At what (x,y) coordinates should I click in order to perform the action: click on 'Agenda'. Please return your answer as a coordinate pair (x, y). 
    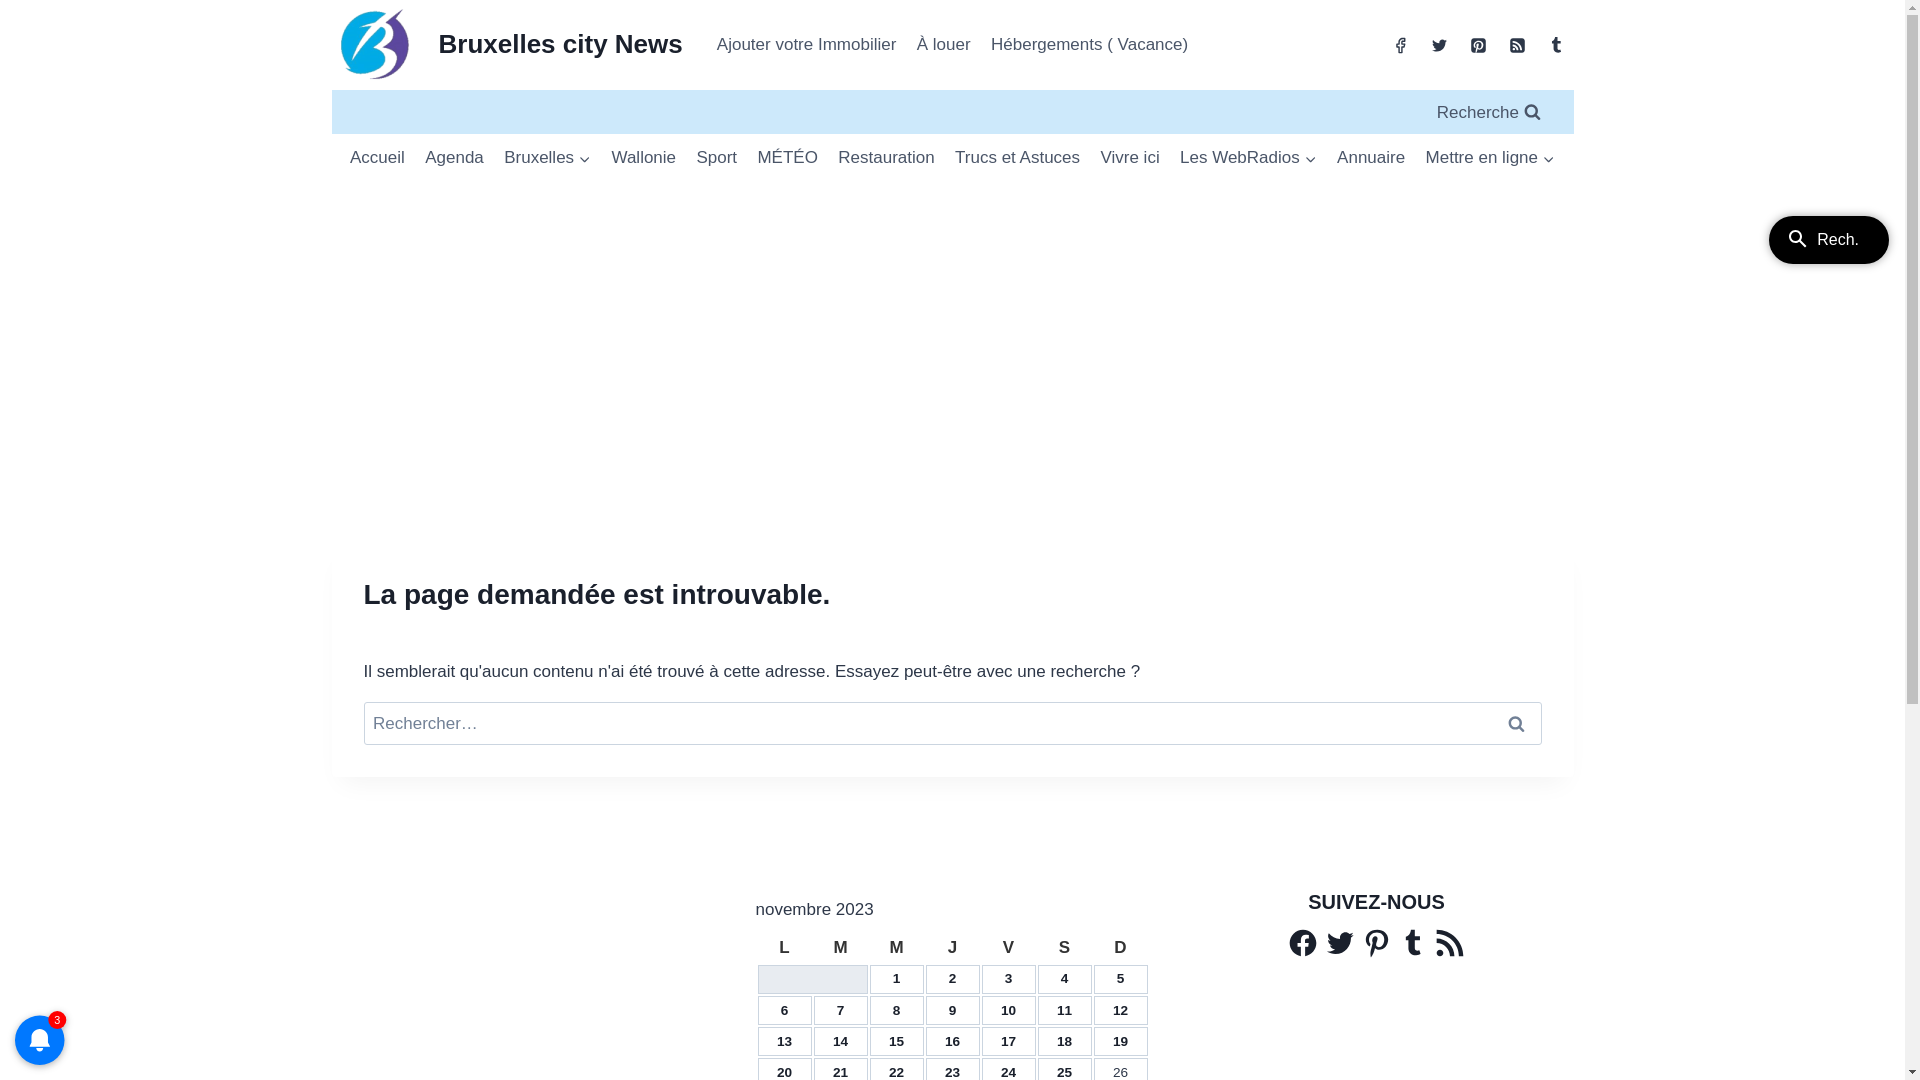
    Looking at the image, I should click on (453, 157).